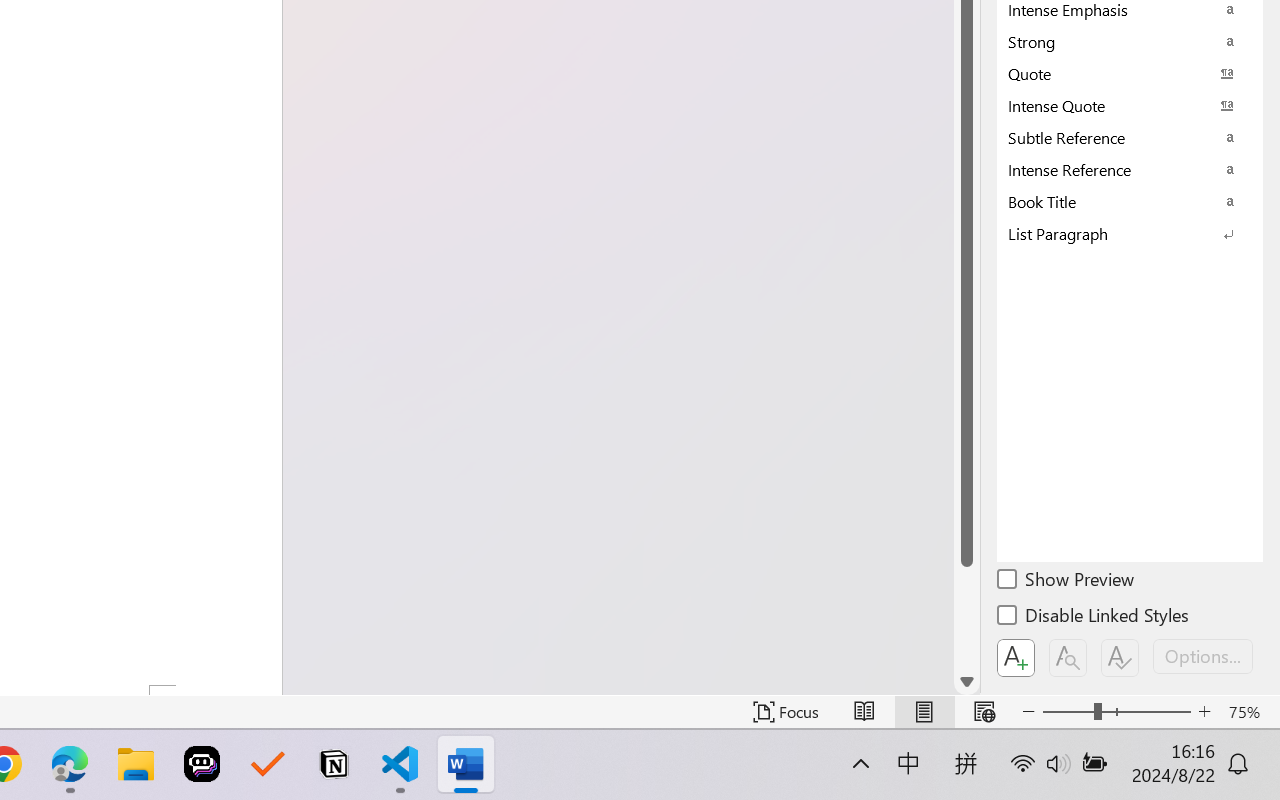 The width and height of the screenshot is (1280, 800). I want to click on 'Intense Reference', so click(1130, 168).